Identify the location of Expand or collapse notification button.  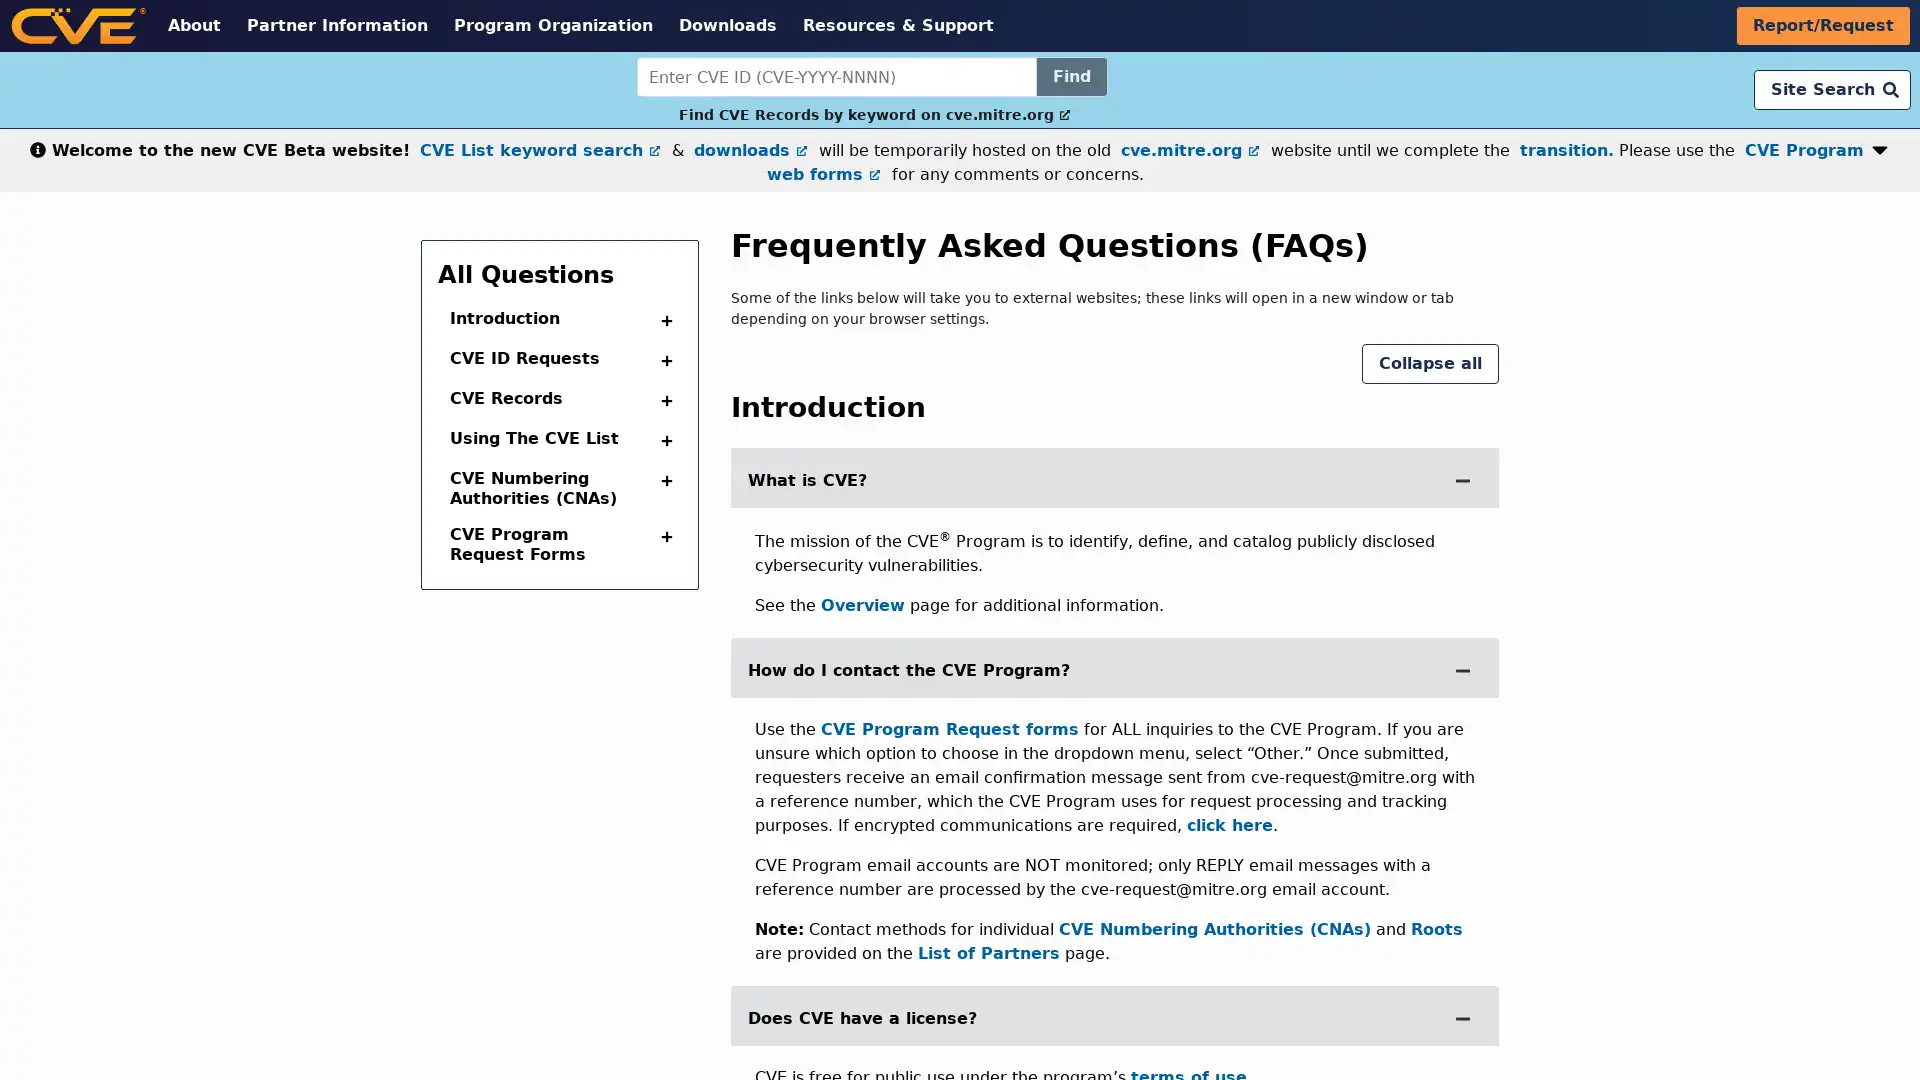
(1880, 145).